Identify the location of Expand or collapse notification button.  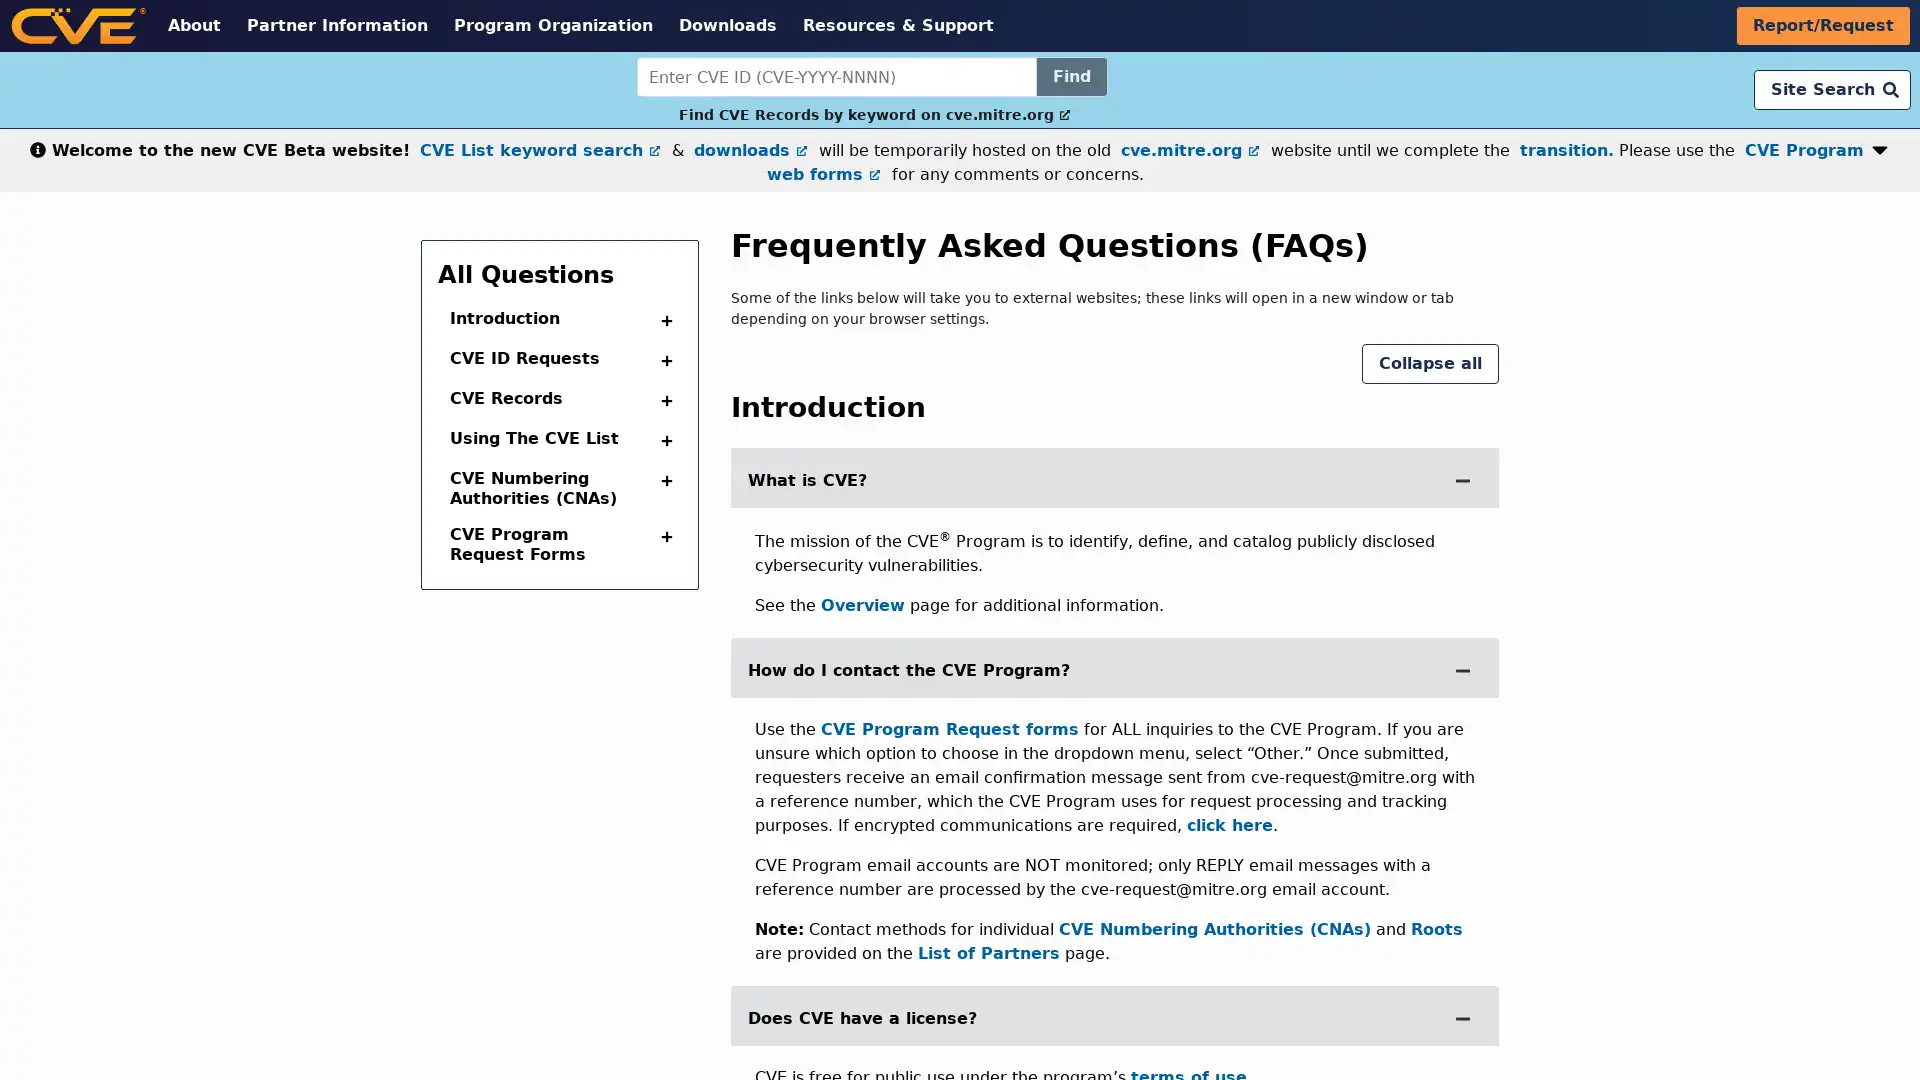
(1880, 145).